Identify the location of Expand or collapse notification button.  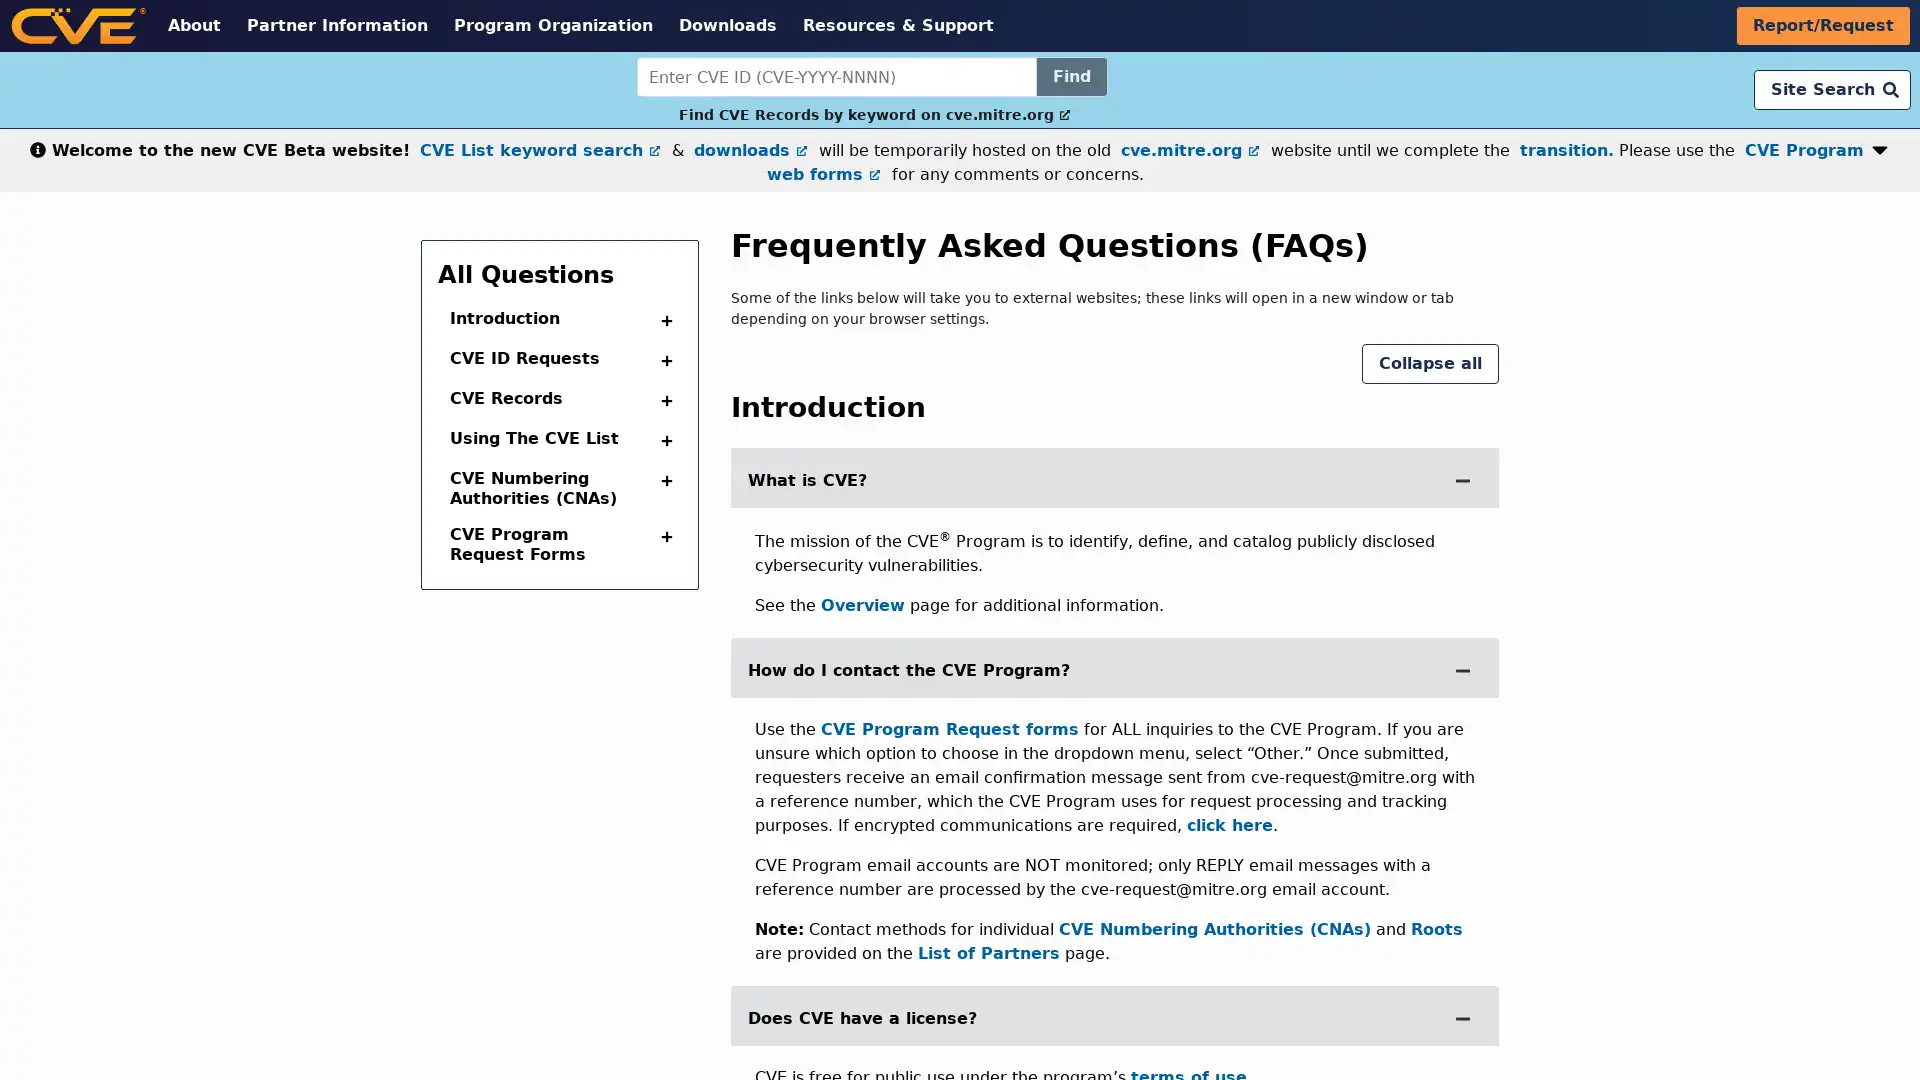
(1880, 145).